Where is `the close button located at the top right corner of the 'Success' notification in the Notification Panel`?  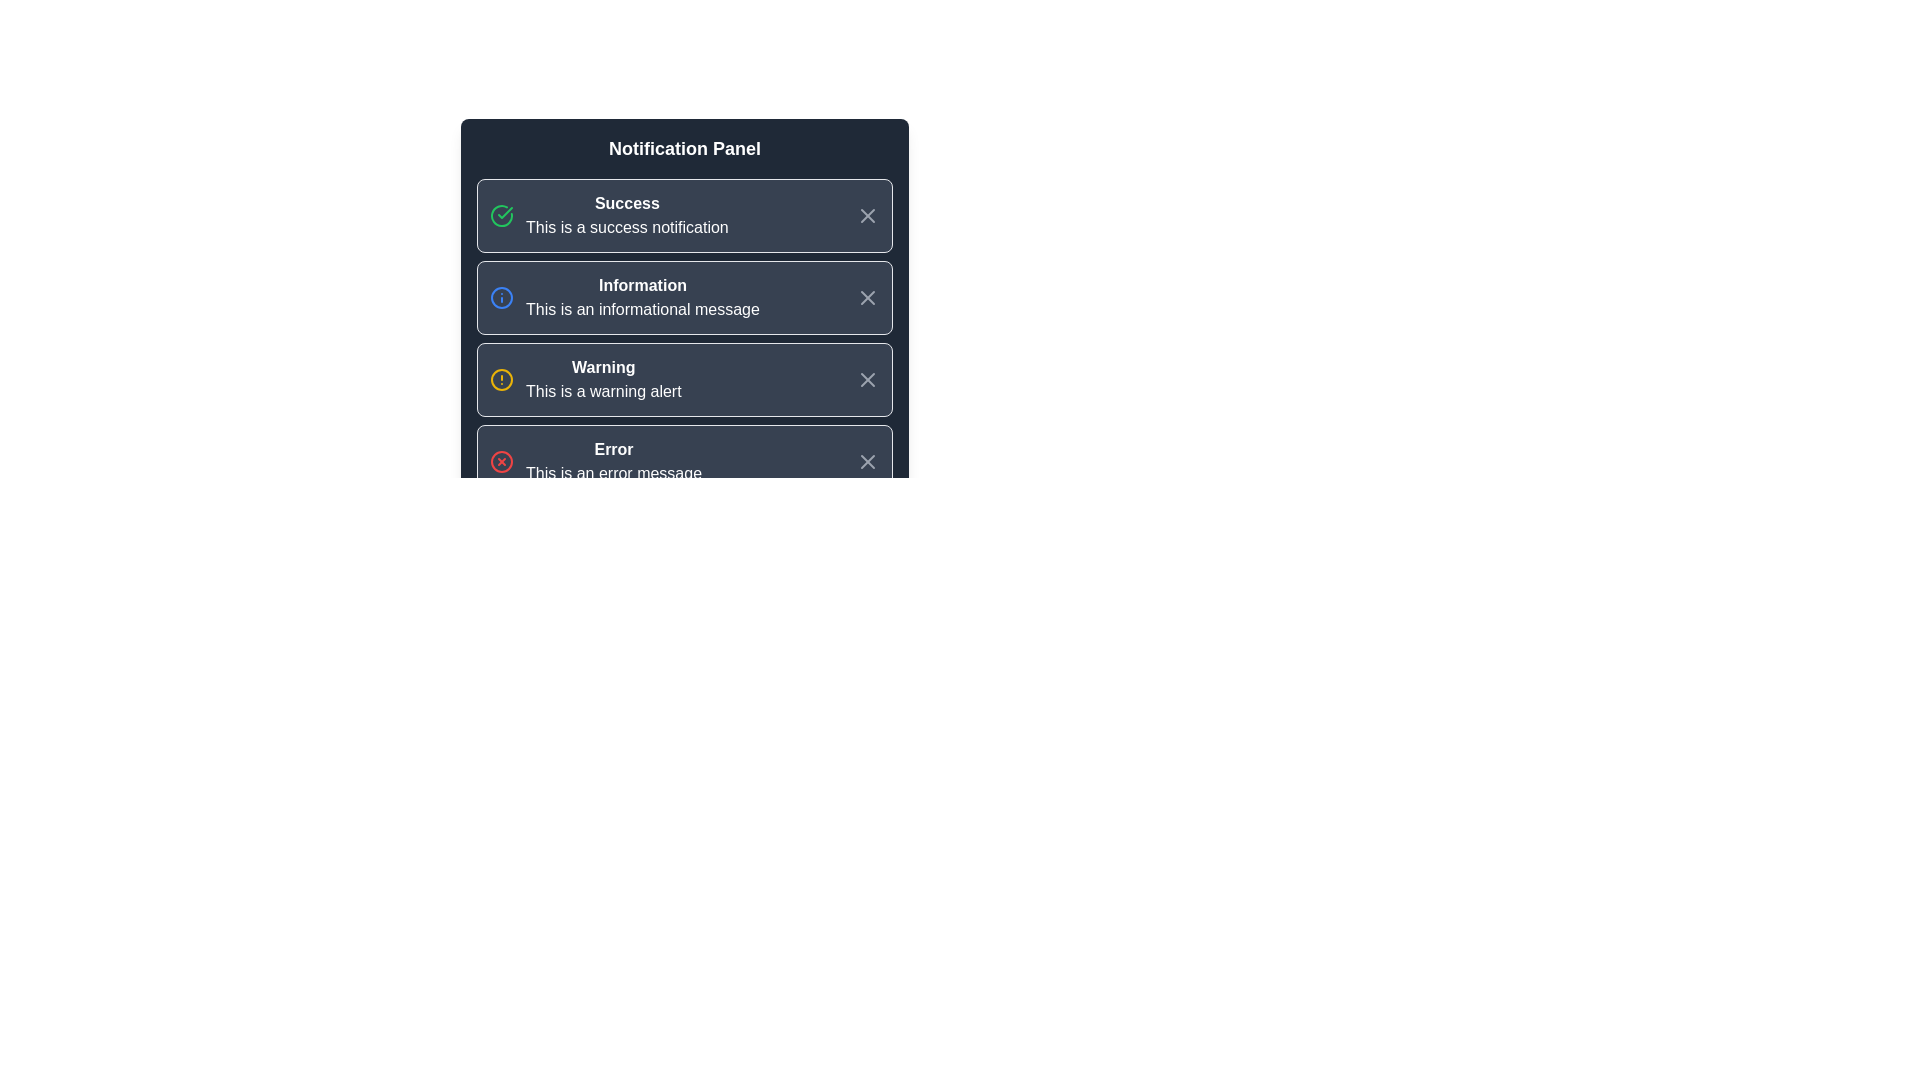 the close button located at the top right corner of the 'Success' notification in the Notification Panel is located at coordinates (868, 216).